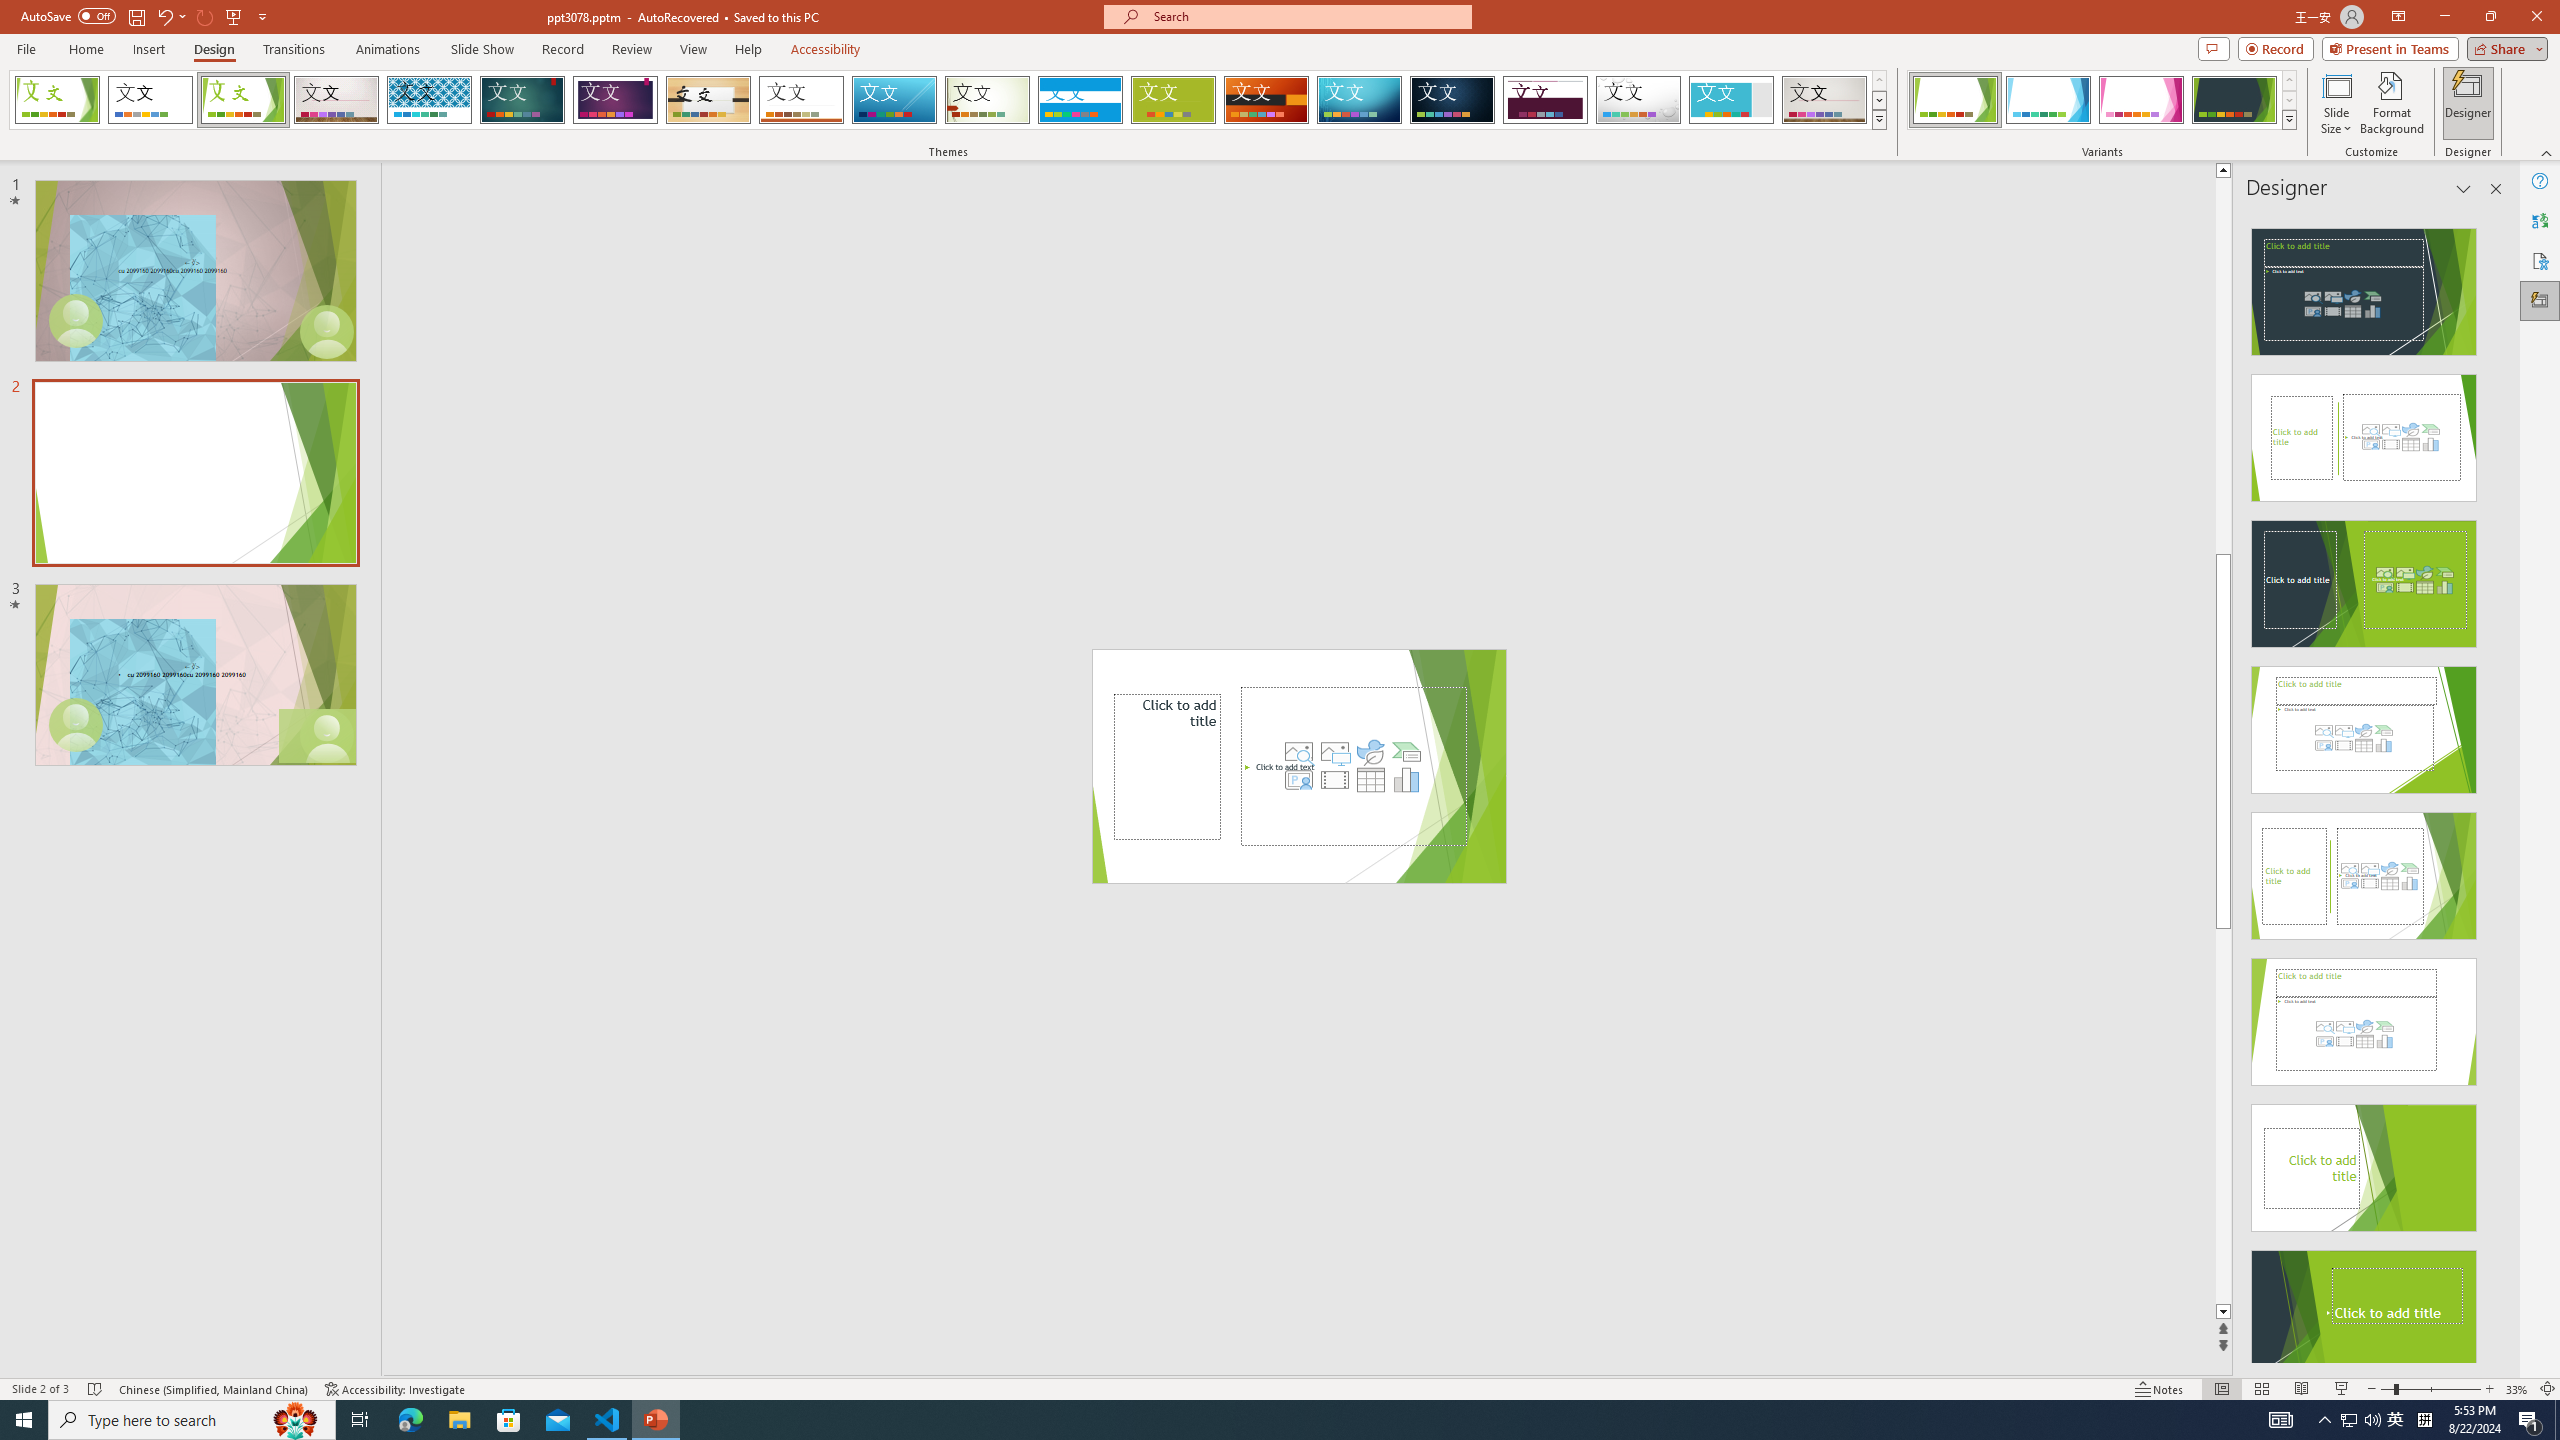  I want to click on 'Gallery', so click(1825, 99).